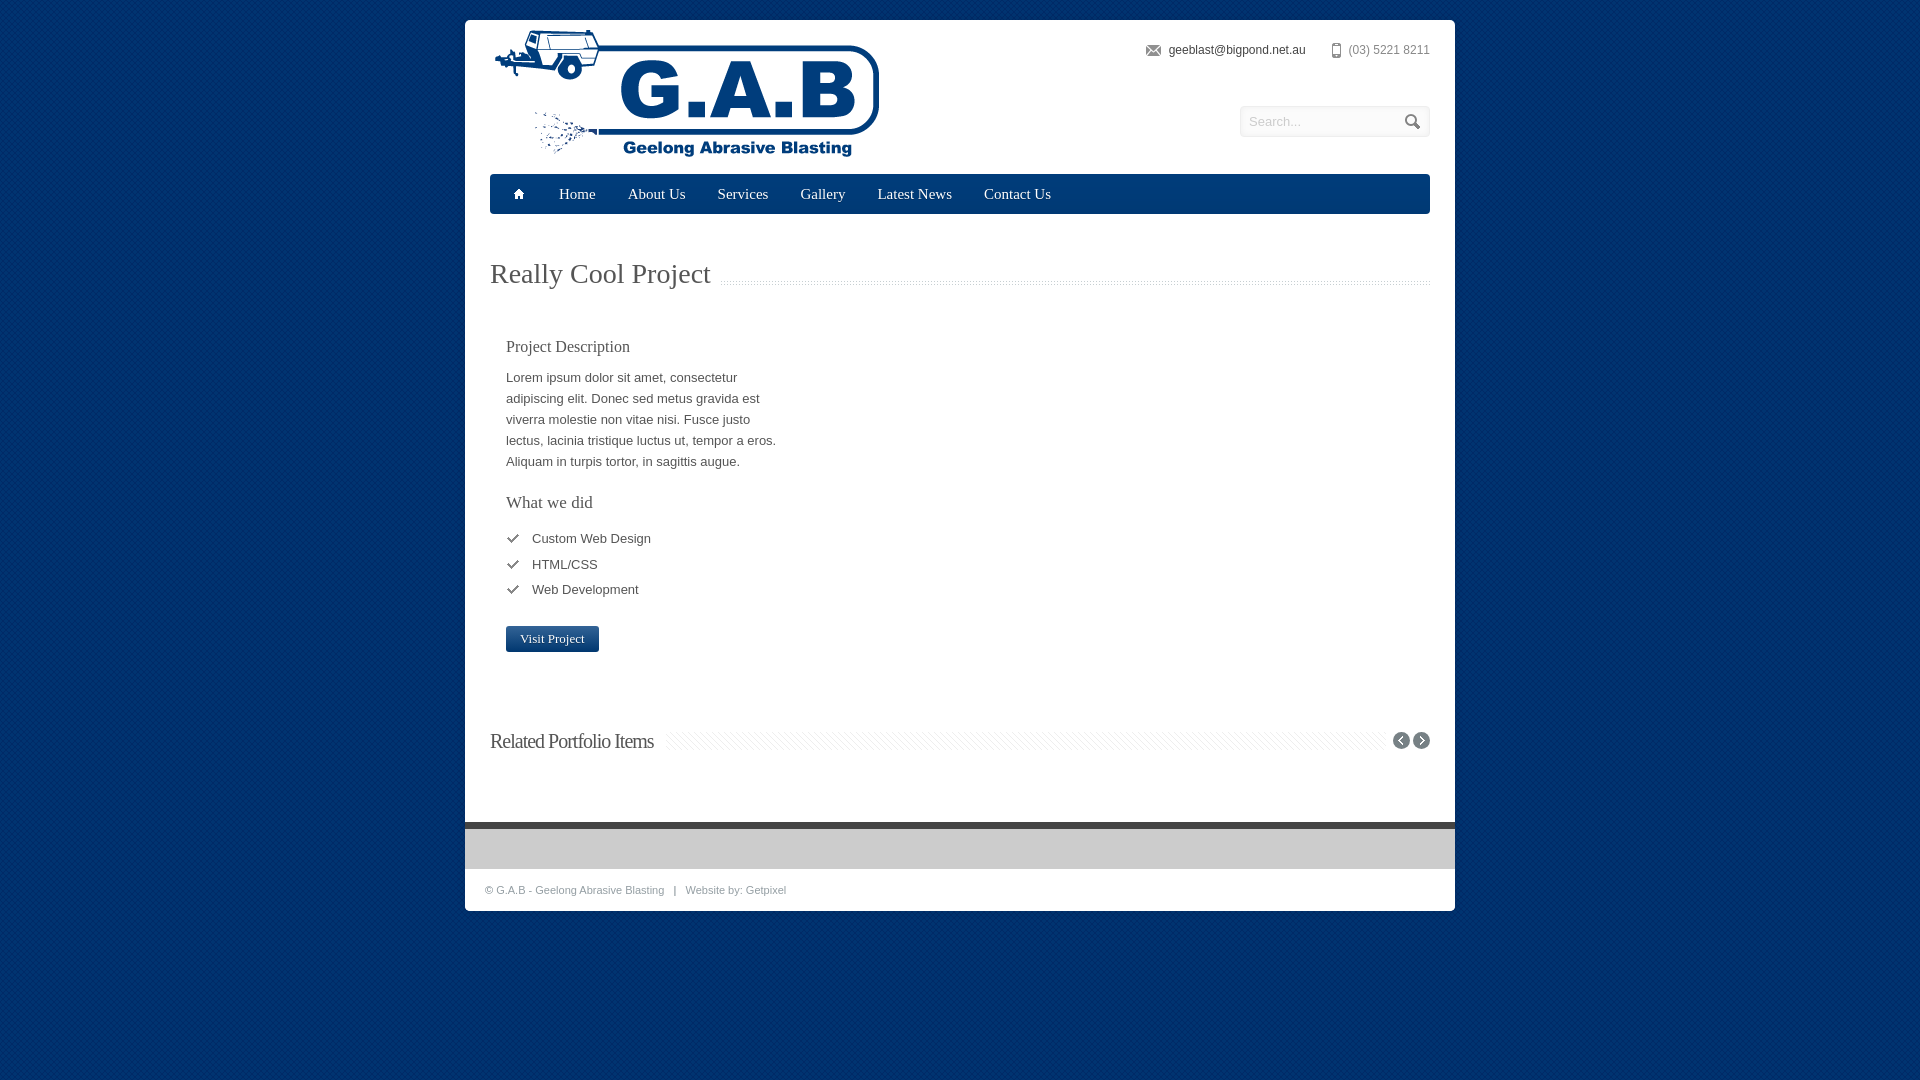  What do you see at coordinates (576, 193) in the screenshot?
I see `'Home'` at bounding box center [576, 193].